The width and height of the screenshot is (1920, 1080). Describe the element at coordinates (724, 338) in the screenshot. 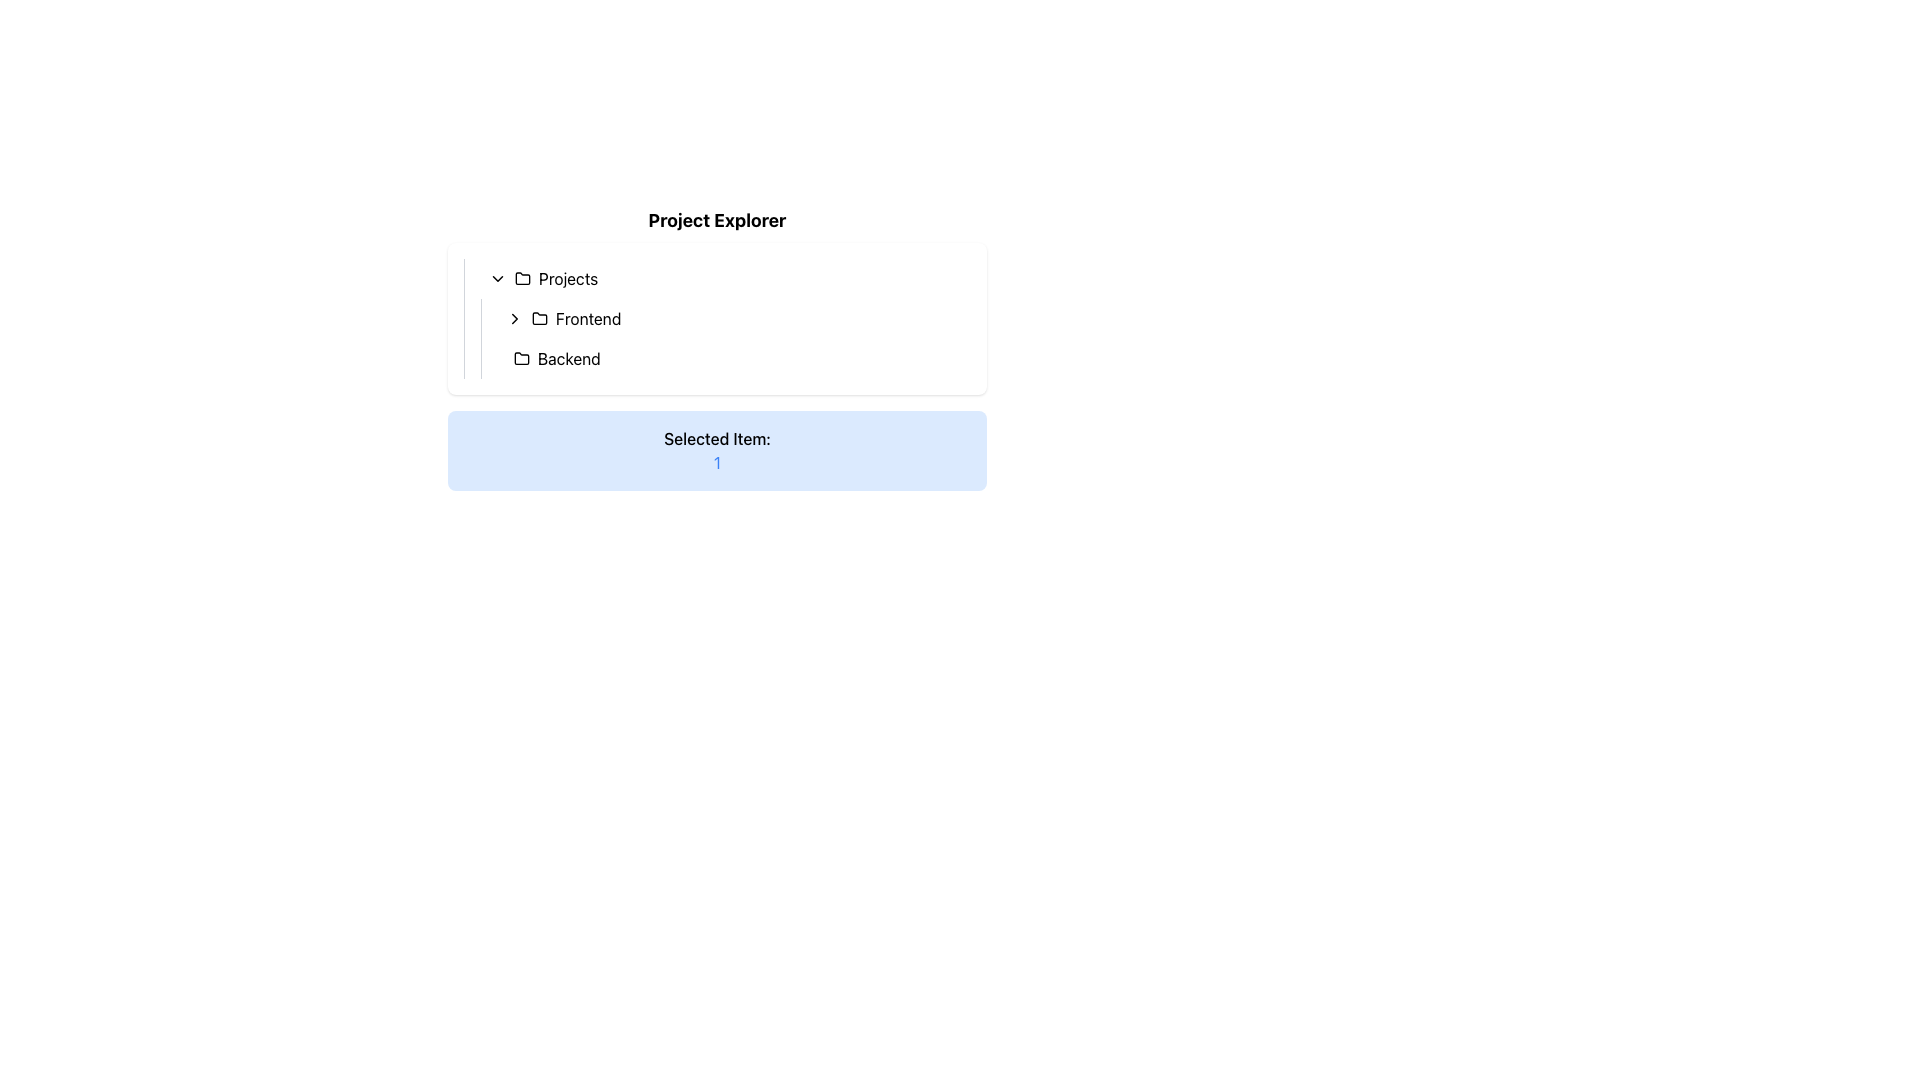

I see `the 'Frontend' option within the List Item Group located under the 'Projects' section` at that location.